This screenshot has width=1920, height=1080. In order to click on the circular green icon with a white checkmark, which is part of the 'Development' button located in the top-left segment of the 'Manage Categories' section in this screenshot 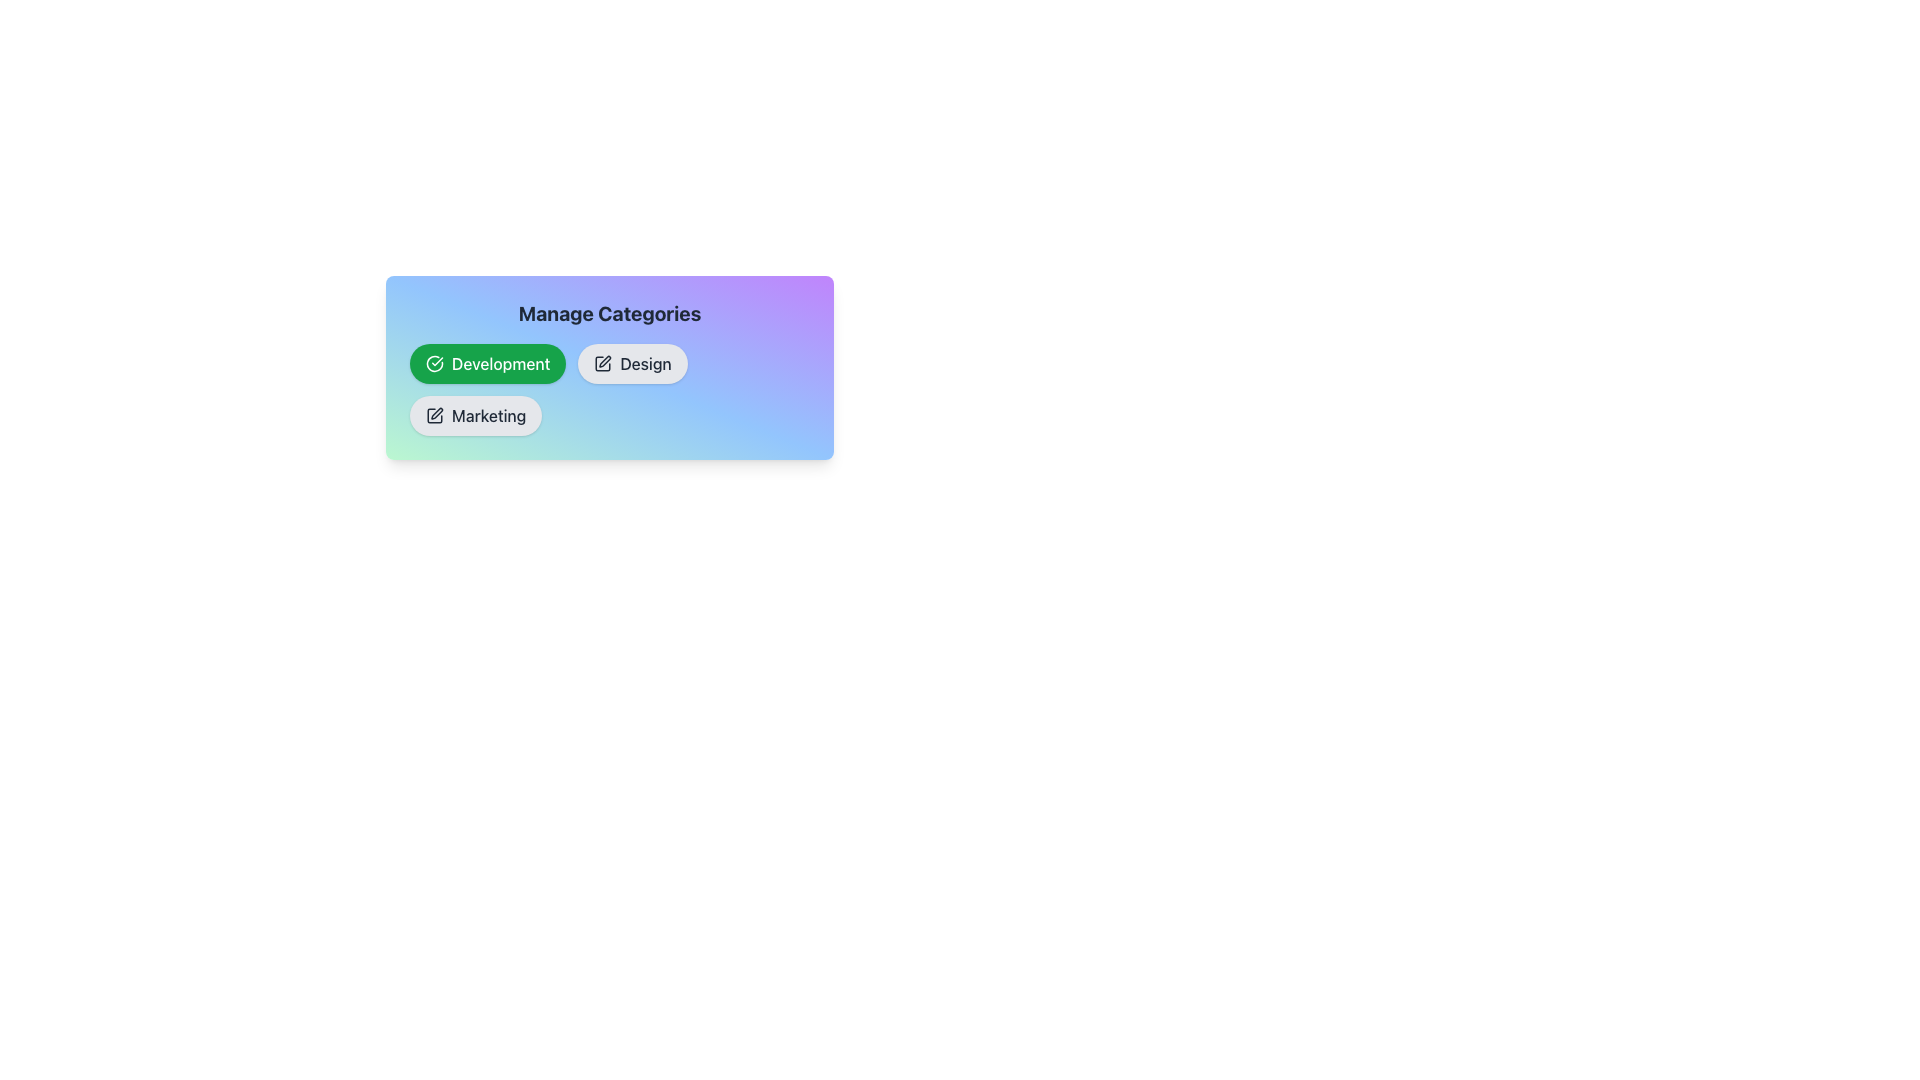, I will do `click(434, 363)`.